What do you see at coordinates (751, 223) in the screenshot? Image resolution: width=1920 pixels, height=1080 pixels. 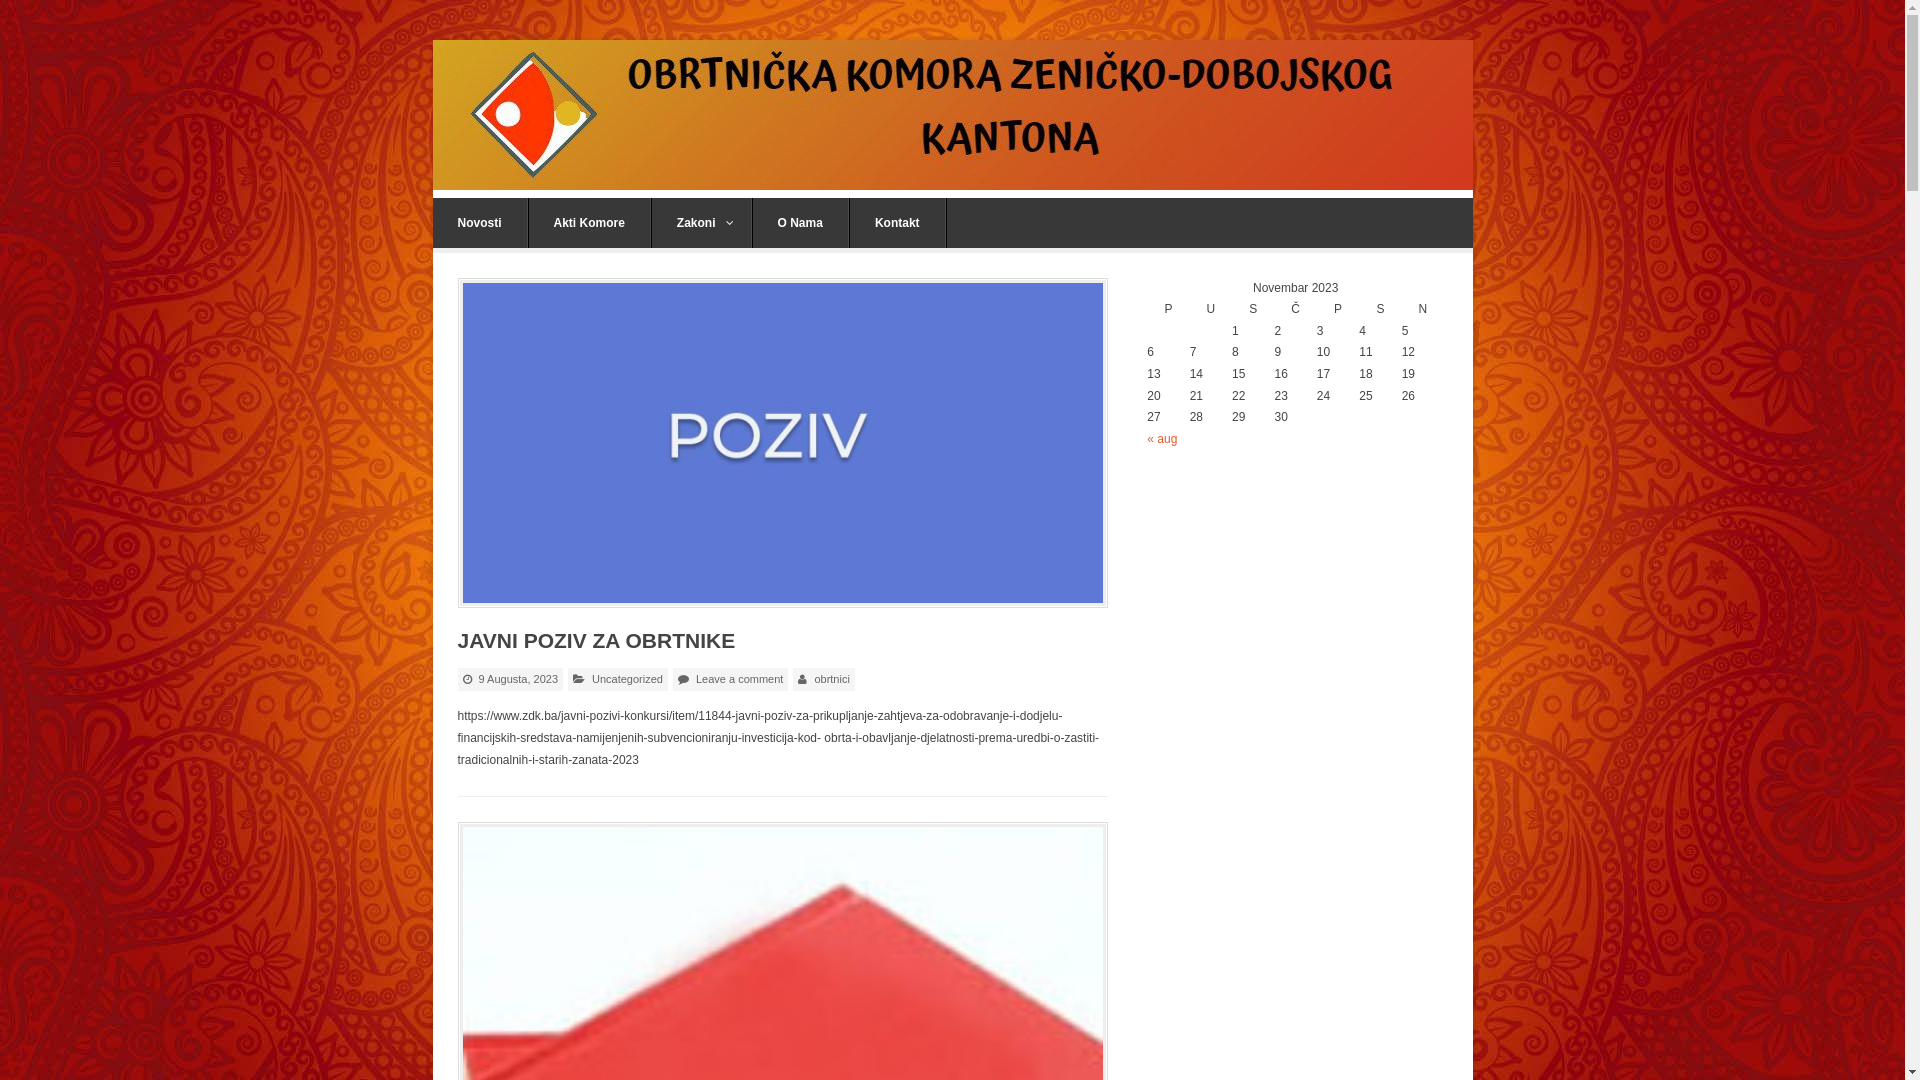 I see `'O Nama'` at bounding box center [751, 223].